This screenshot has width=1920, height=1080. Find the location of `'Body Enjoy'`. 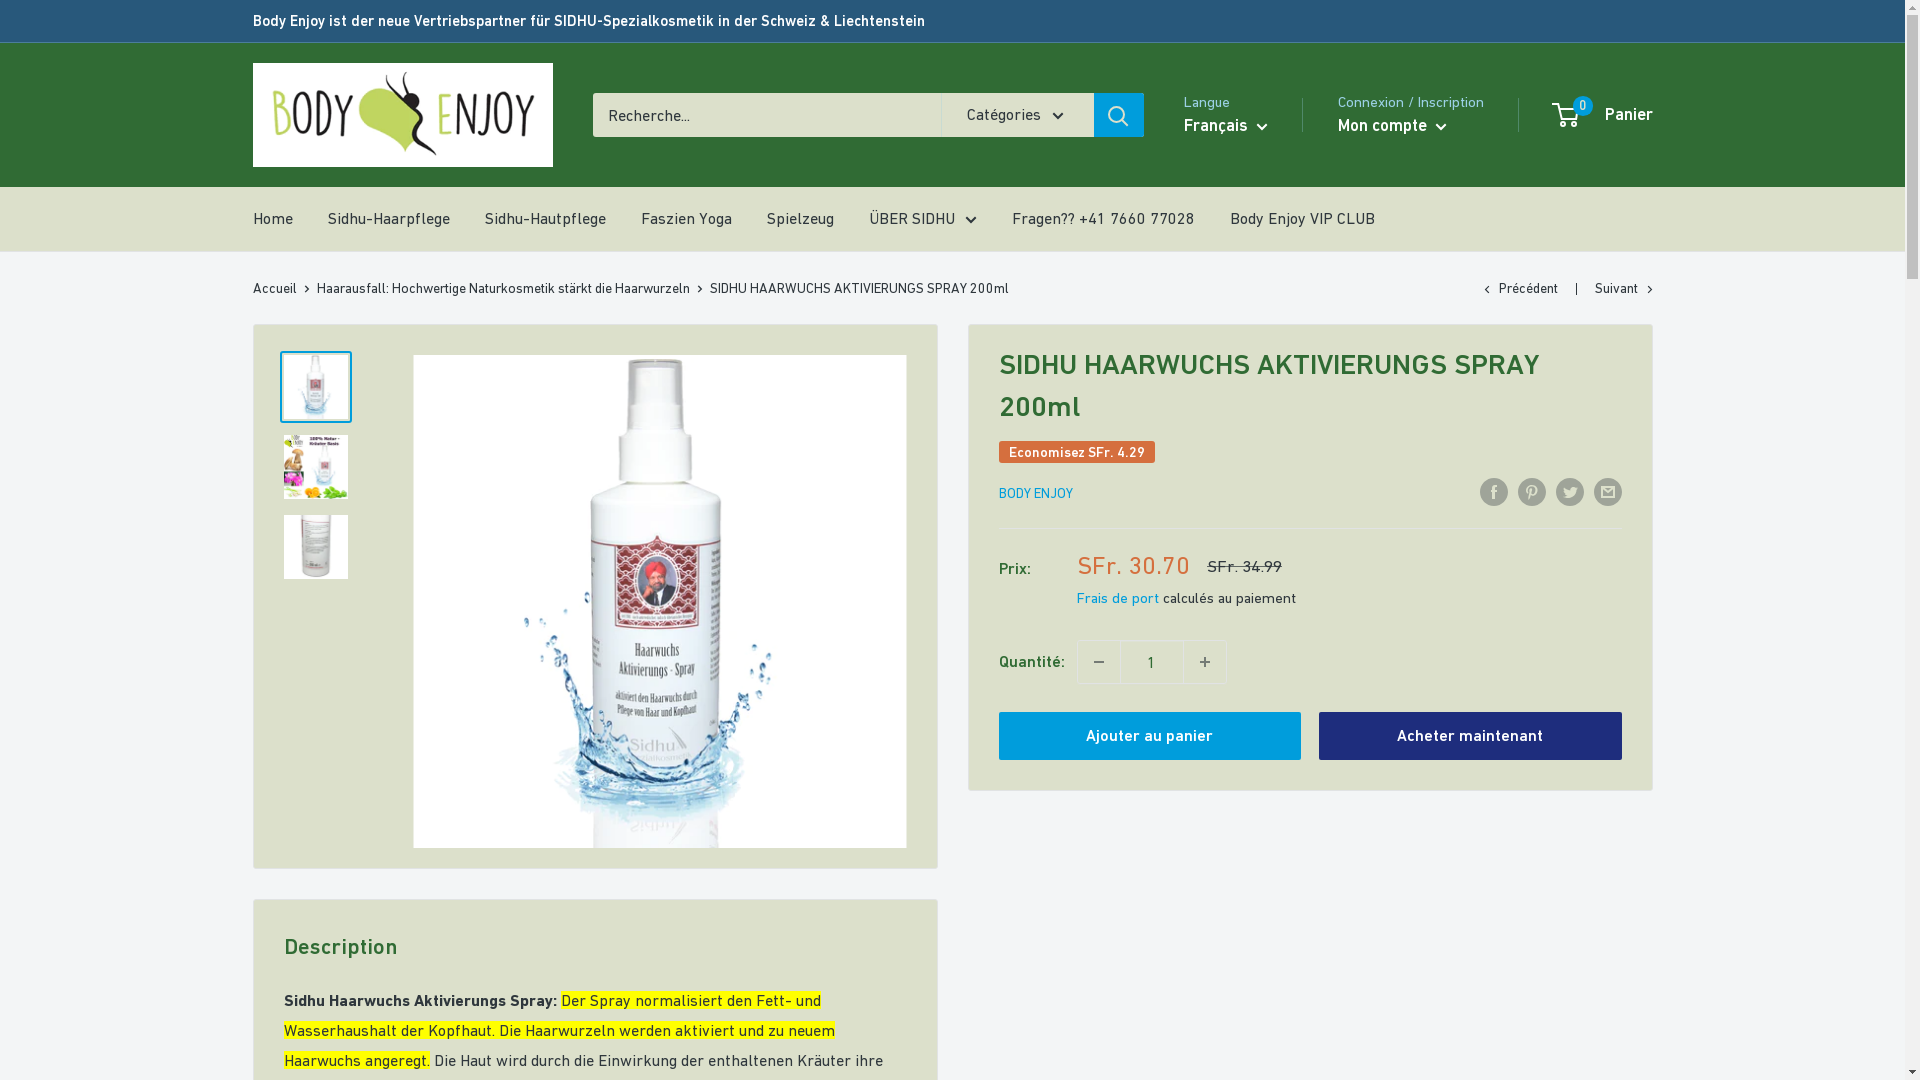

'Body Enjoy' is located at coordinates (401, 115).